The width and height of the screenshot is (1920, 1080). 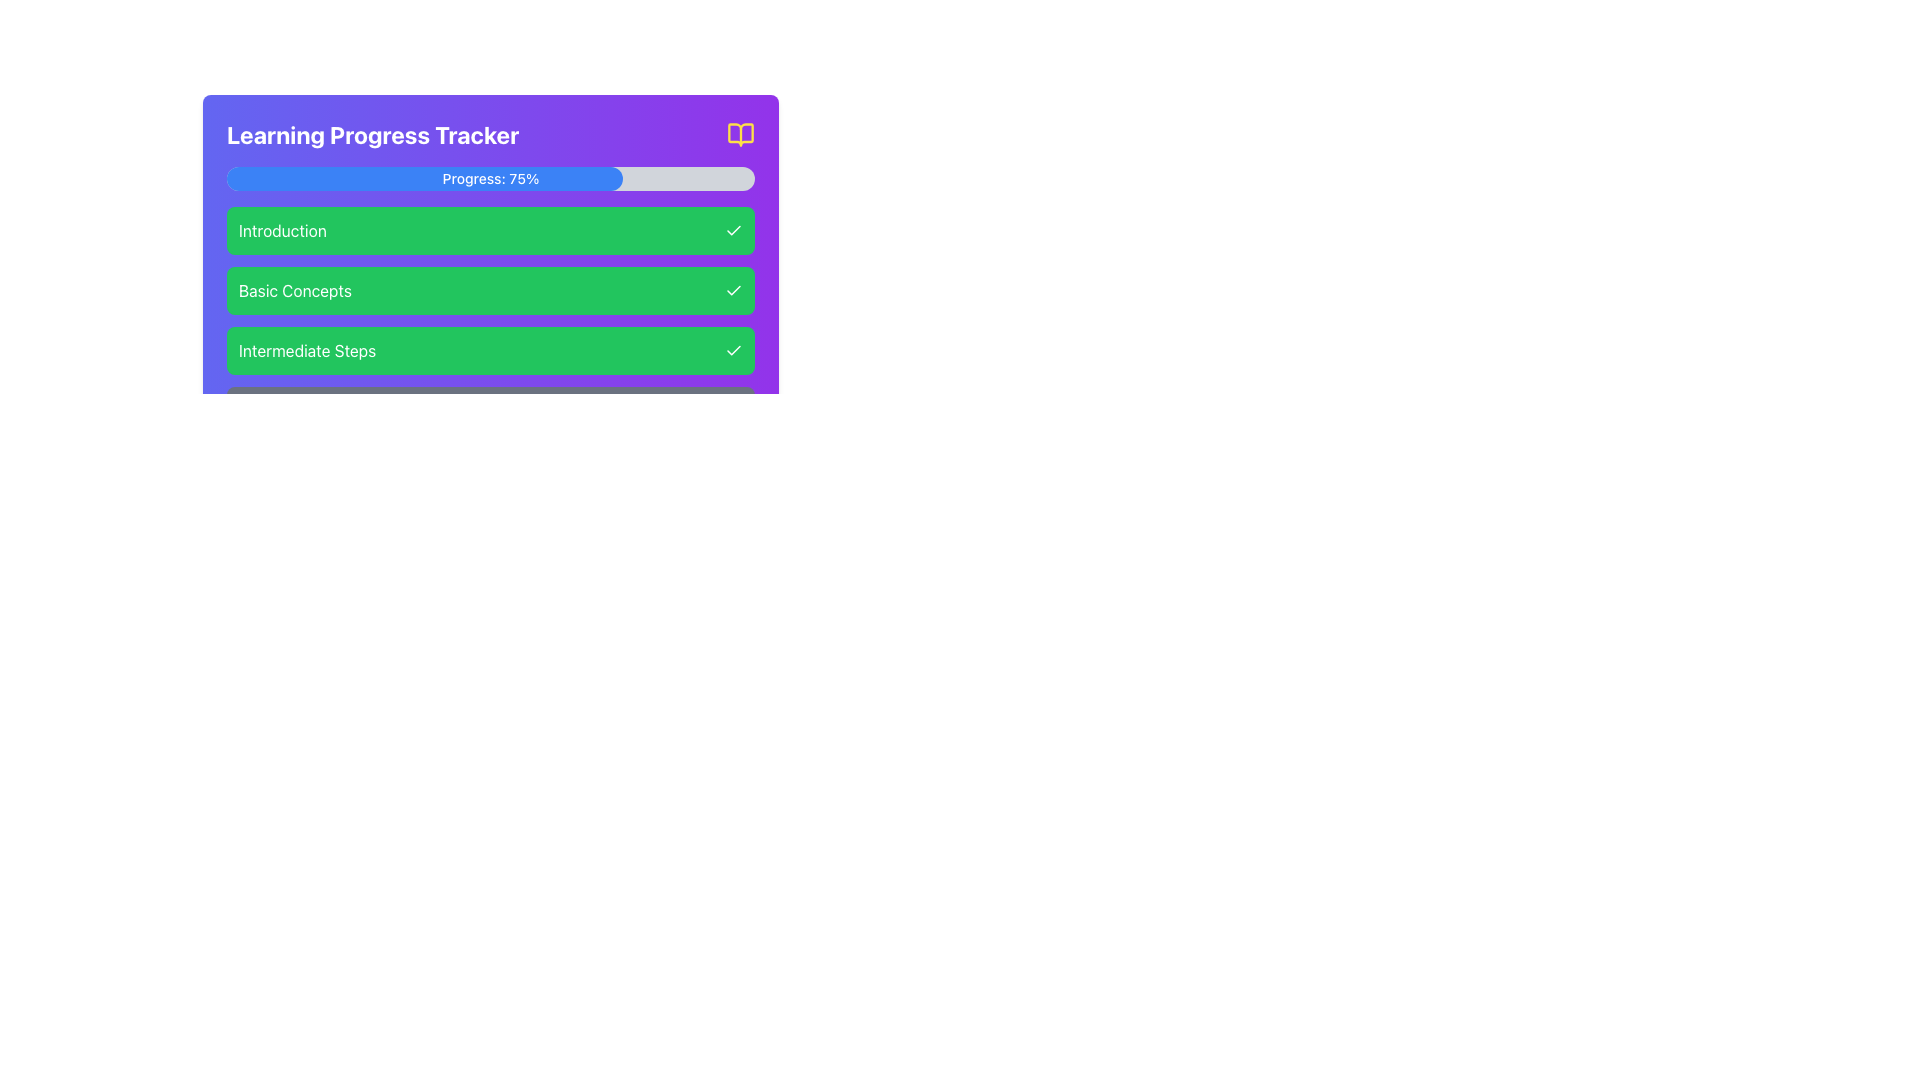 What do you see at coordinates (490, 350) in the screenshot?
I see `the 'Intermediate Steps' milestone indicator, which is the third block in a vertical series of four, indicating its completion with a tick mark` at bounding box center [490, 350].